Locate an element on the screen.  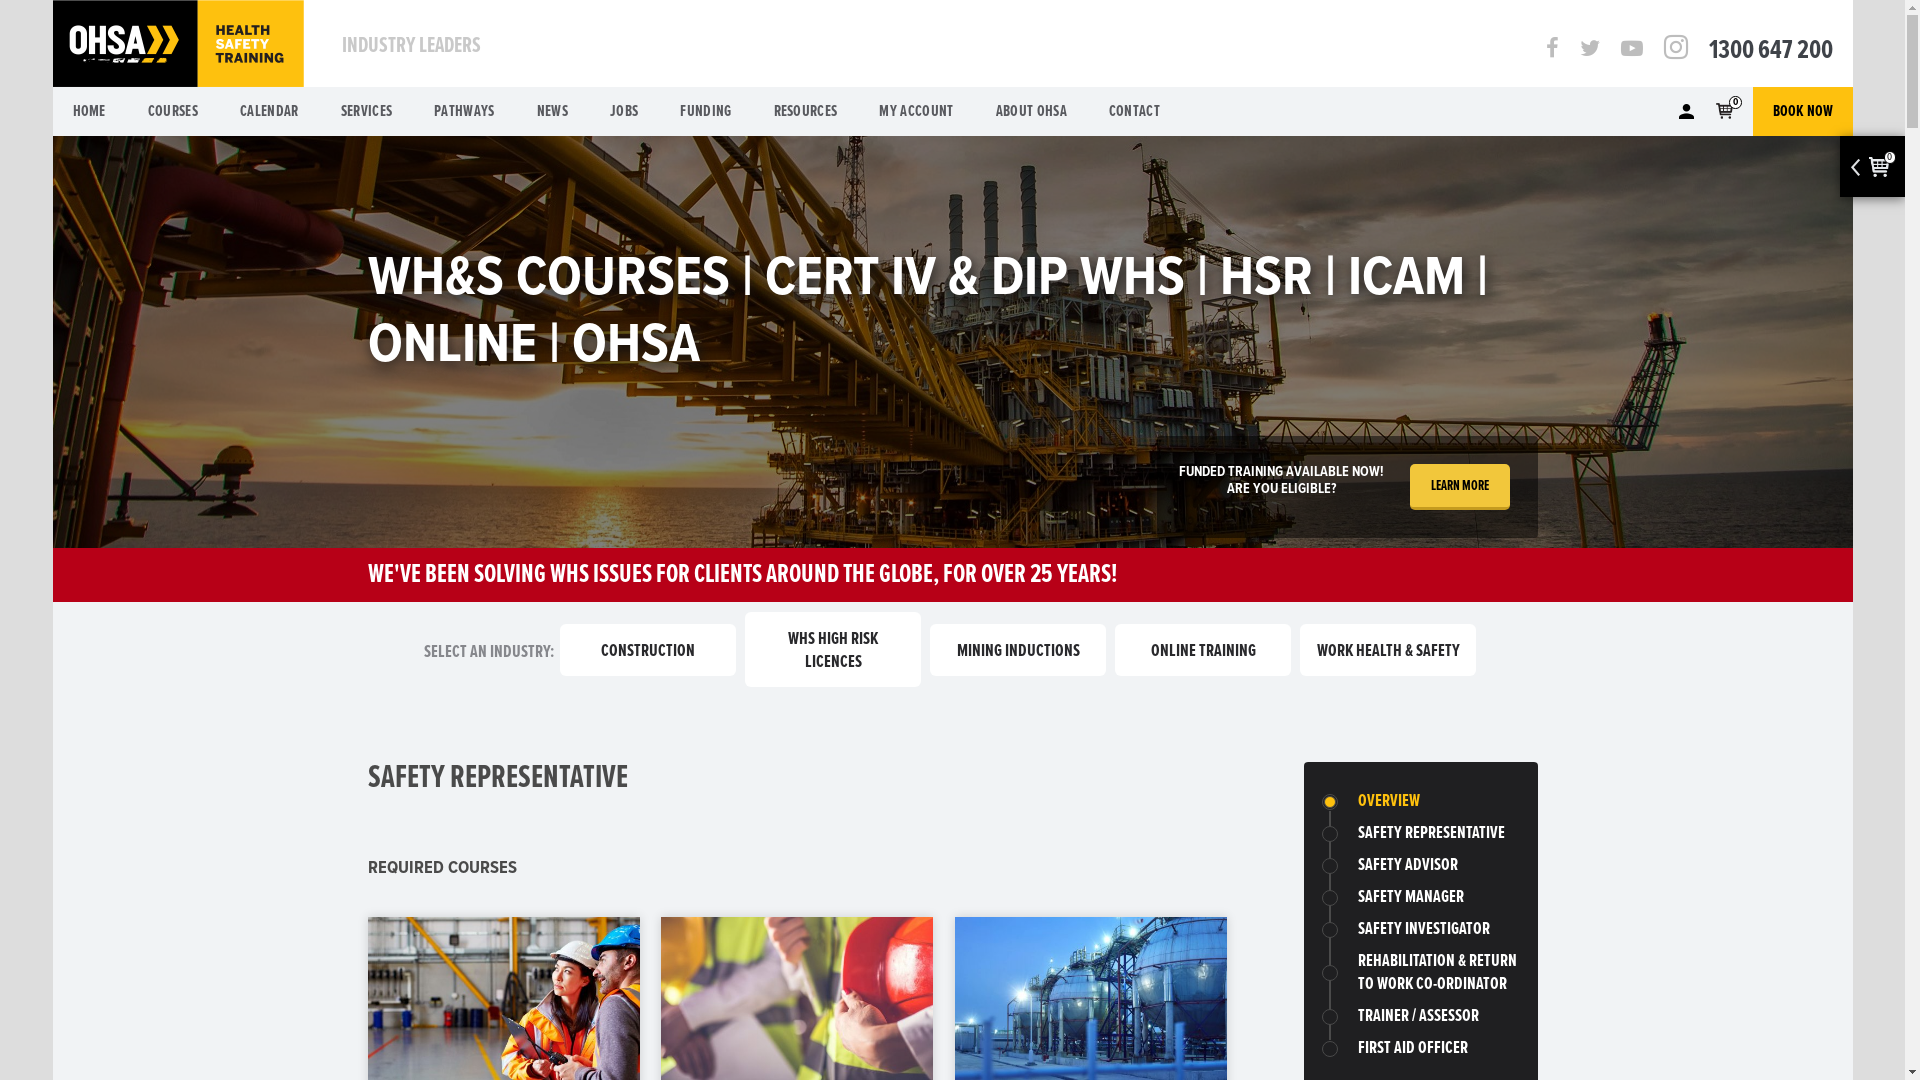
'SAFETY REPRESENTATIVE' is located at coordinates (1430, 833).